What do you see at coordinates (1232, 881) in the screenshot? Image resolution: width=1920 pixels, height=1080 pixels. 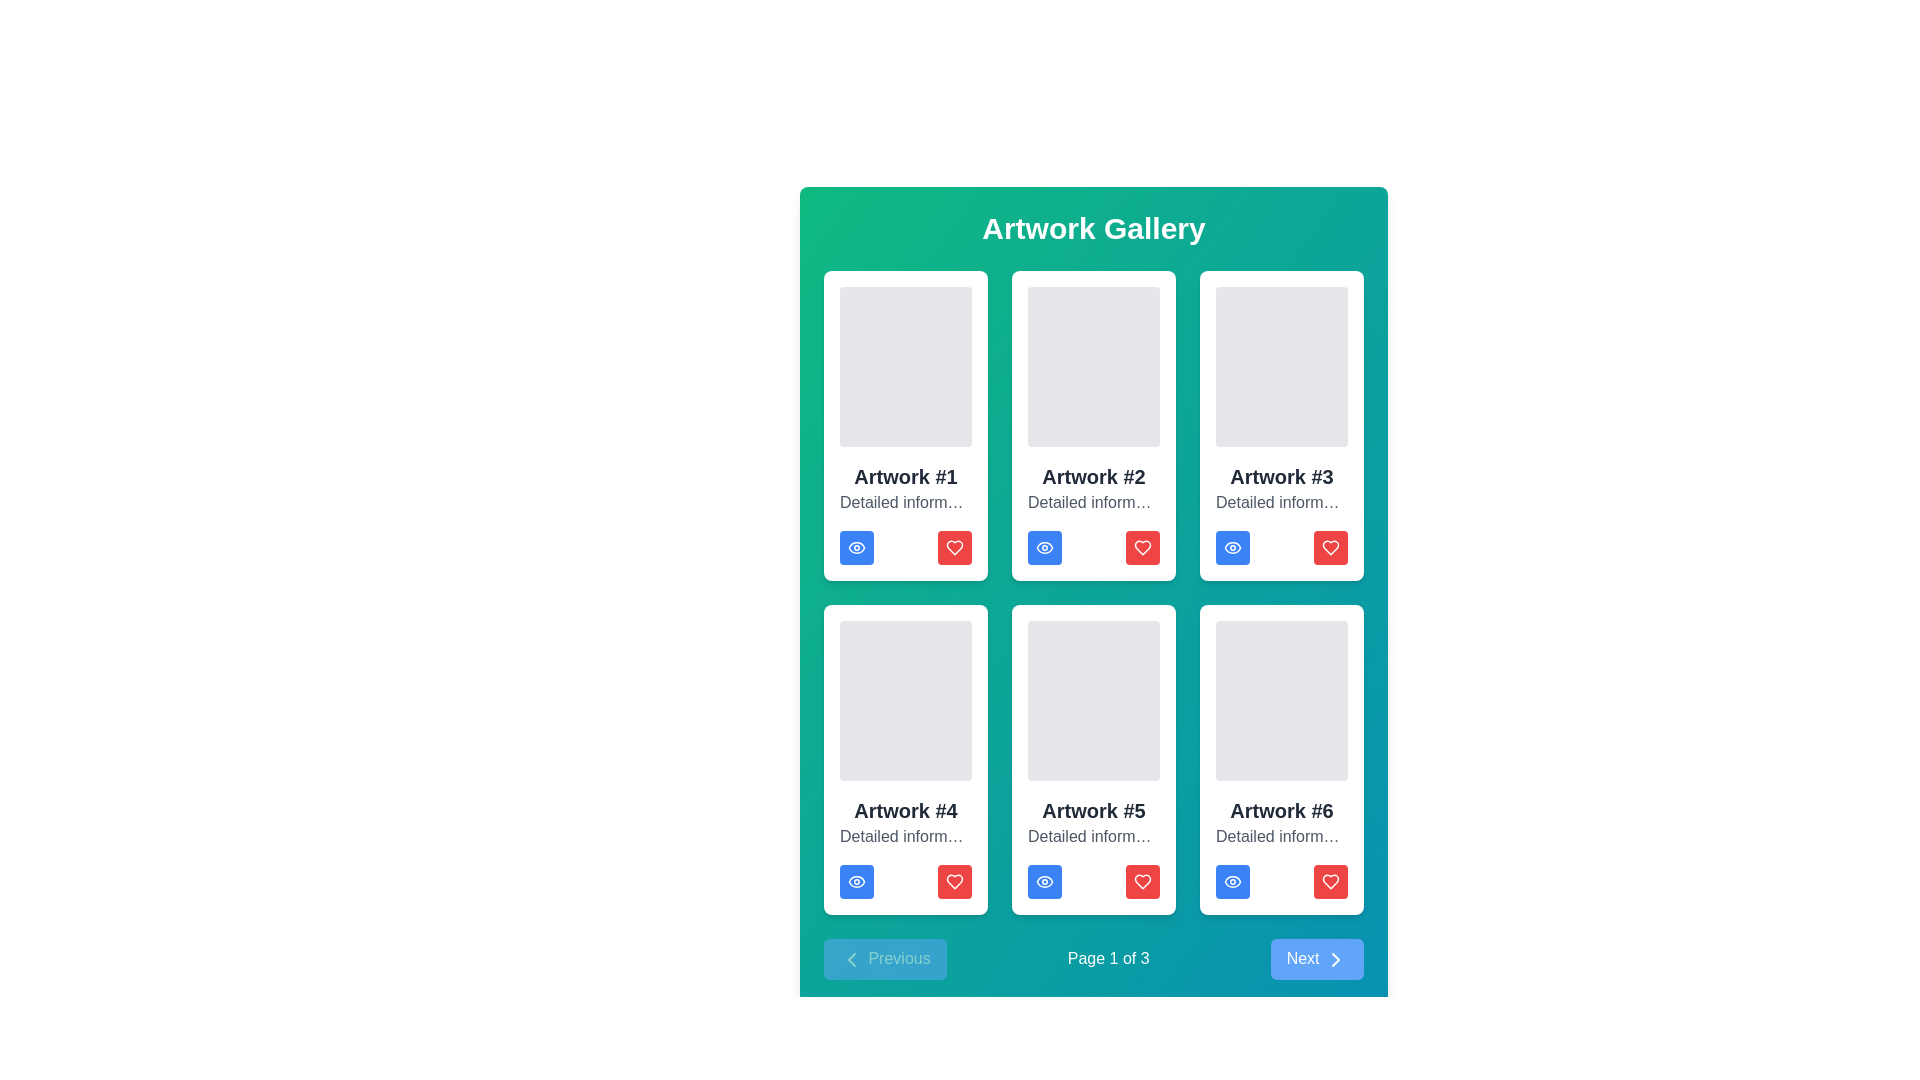 I see `the eye icon in the lower-left button group of the 'Artwork #6' card` at bounding box center [1232, 881].